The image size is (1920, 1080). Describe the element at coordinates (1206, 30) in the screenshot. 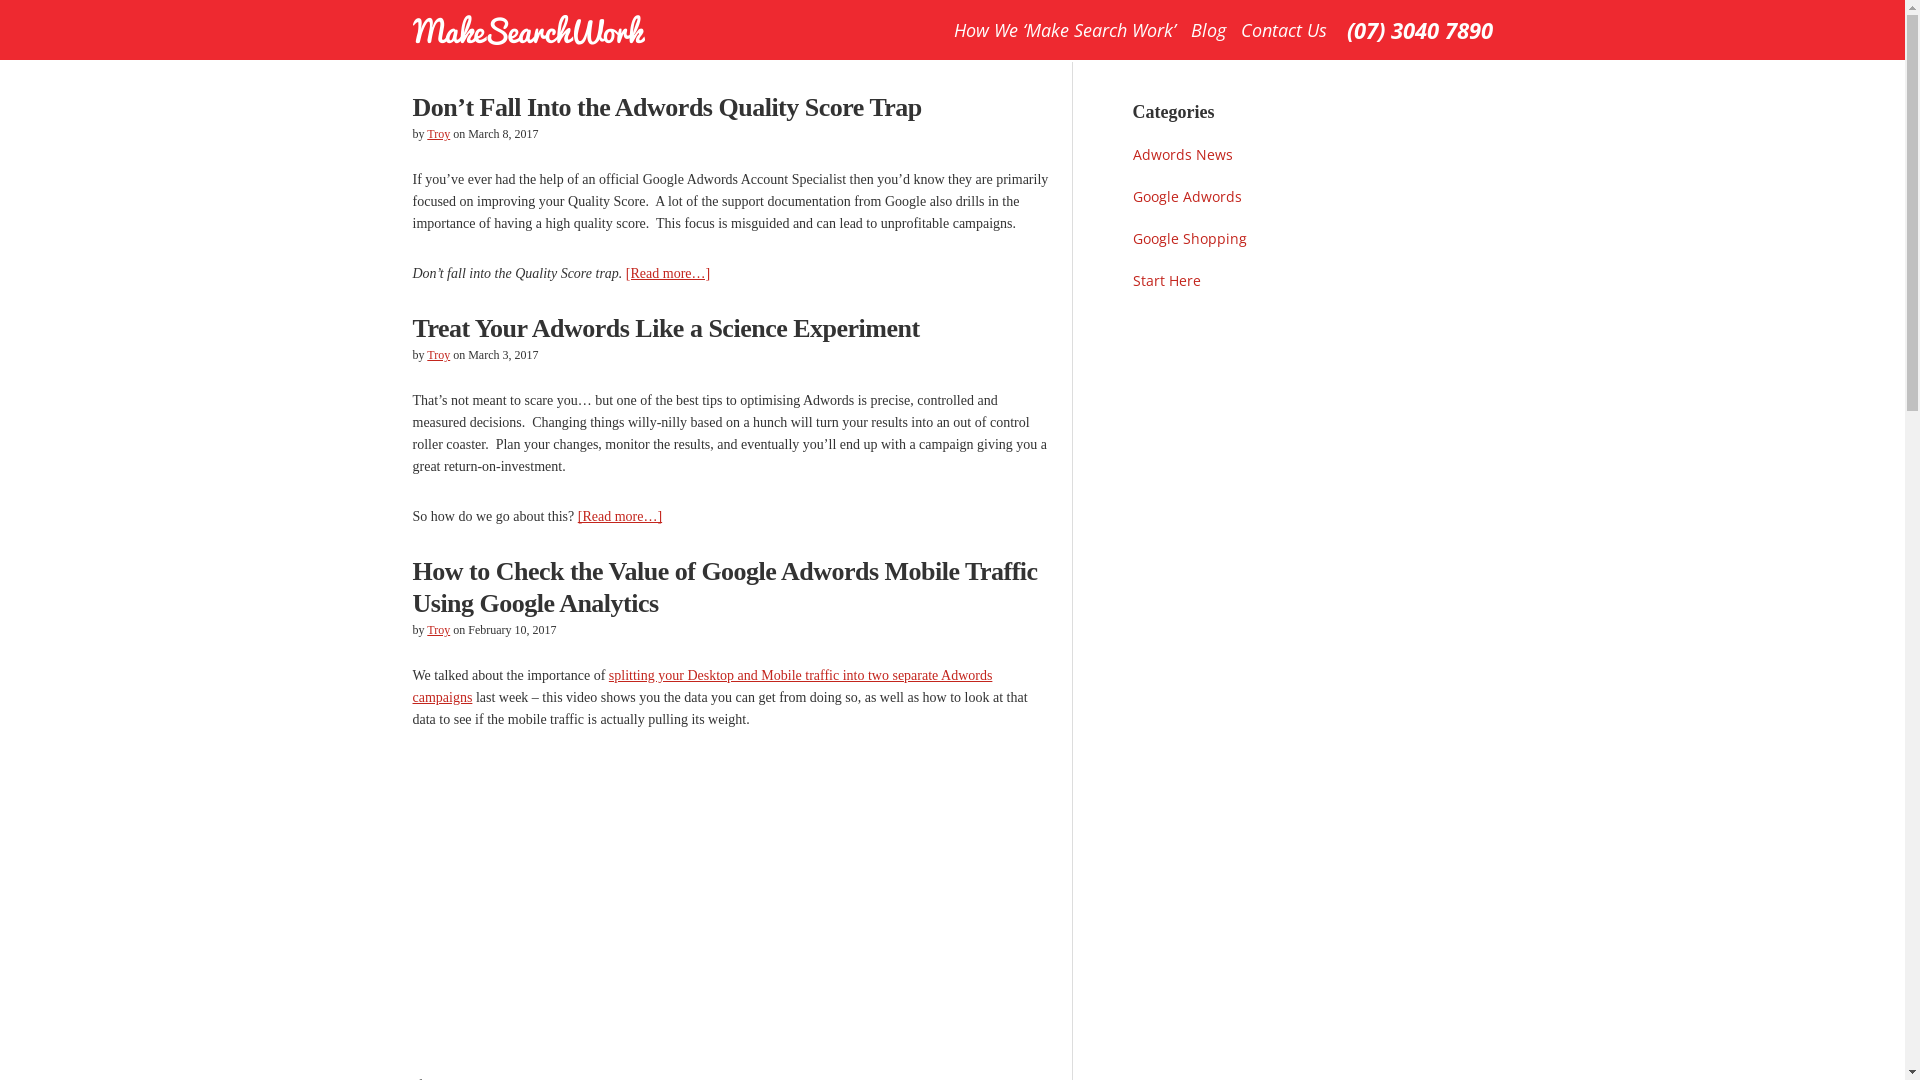

I see `'Blog'` at that location.